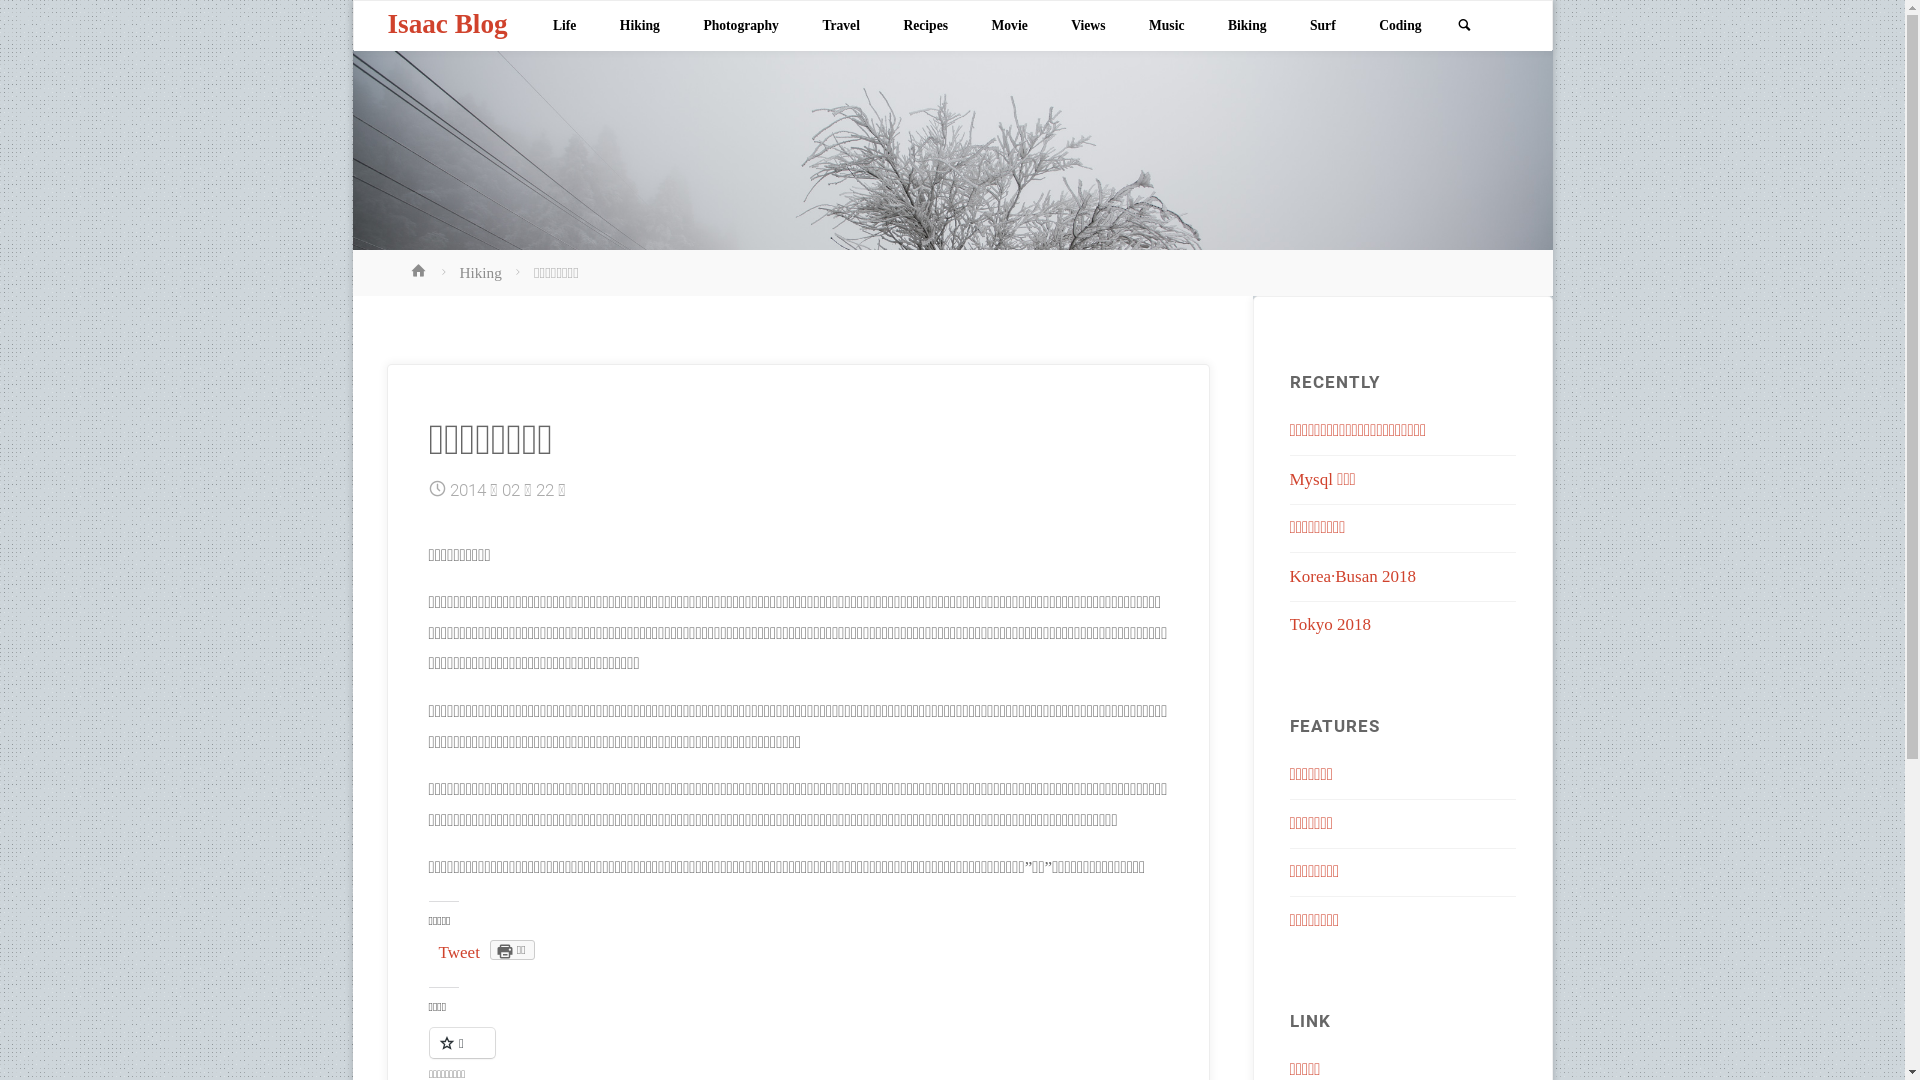 The width and height of the screenshot is (1920, 1080). I want to click on 'Life', so click(563, 26).